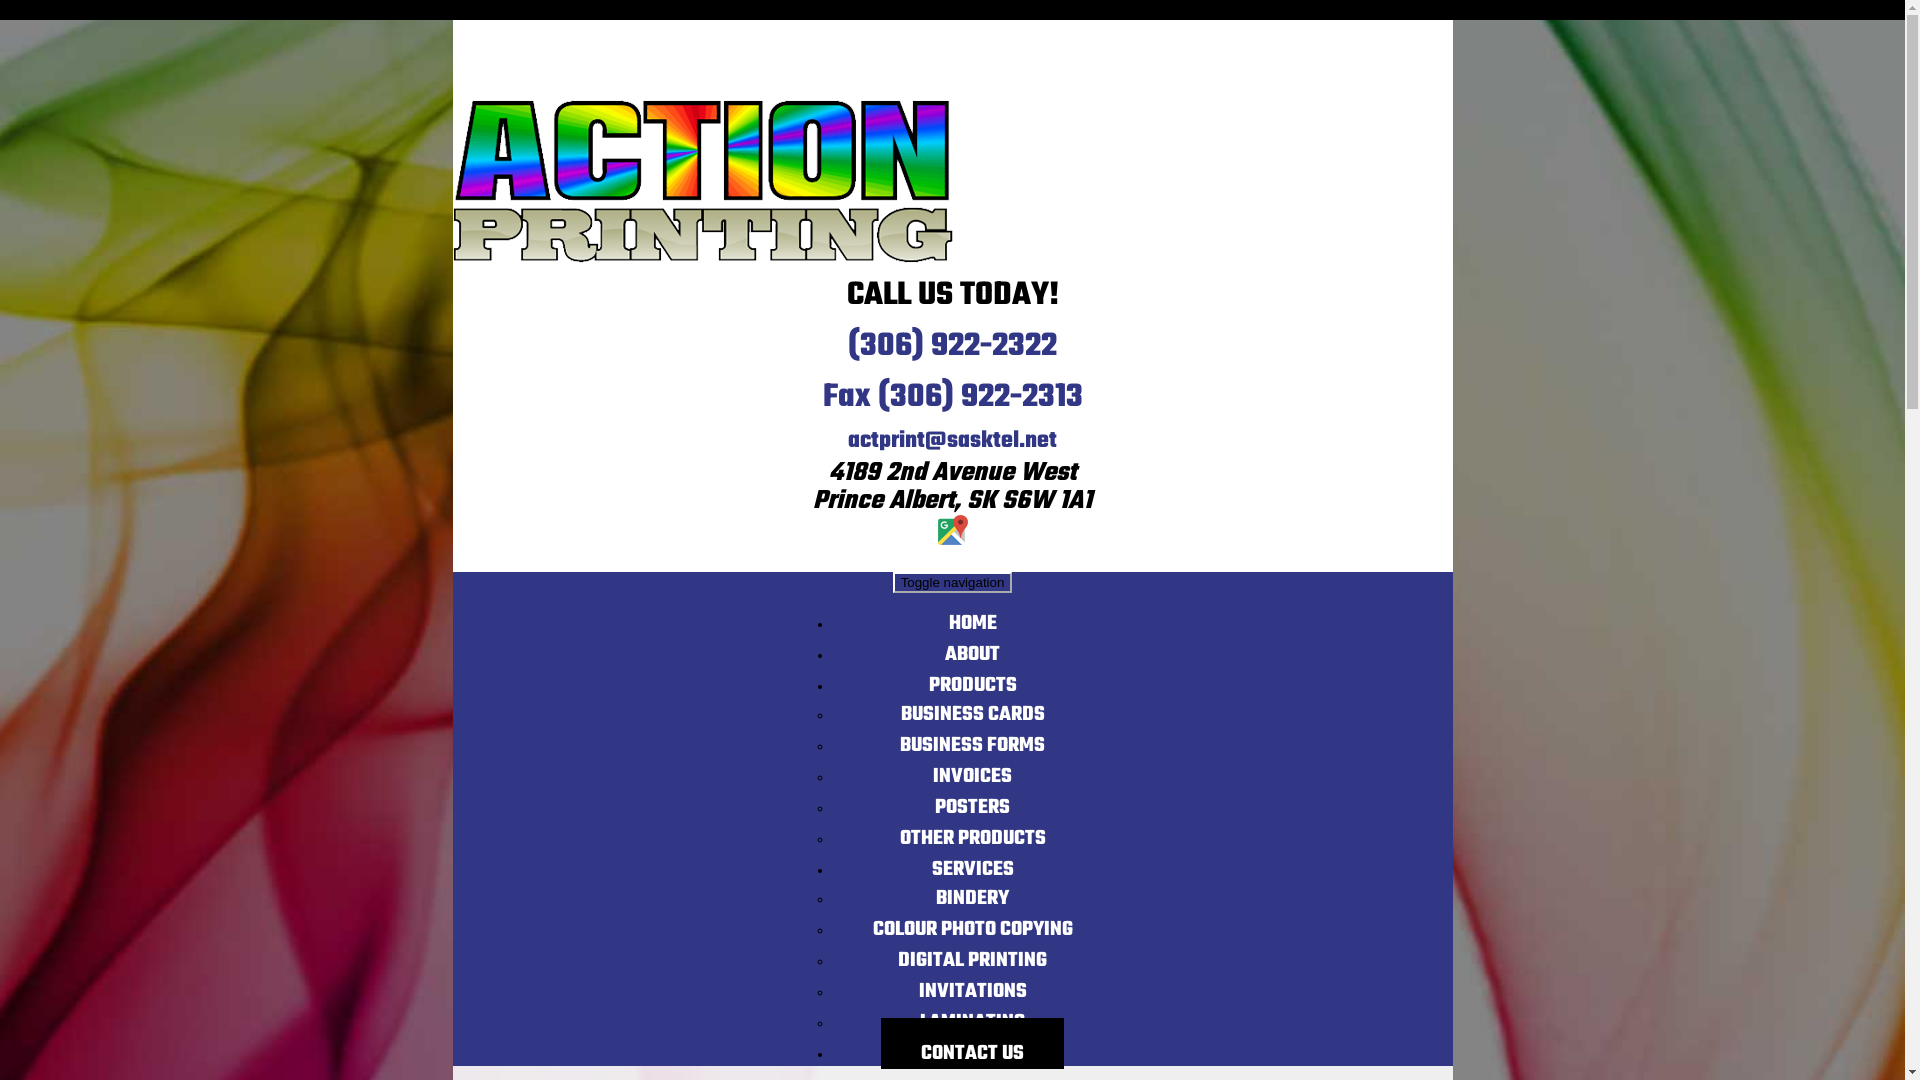 This screenshot has height=1080, width=1920. Describe the element at coordinates (952, 582) in the screenshot. I see `'Toggle navigation'` at that location.